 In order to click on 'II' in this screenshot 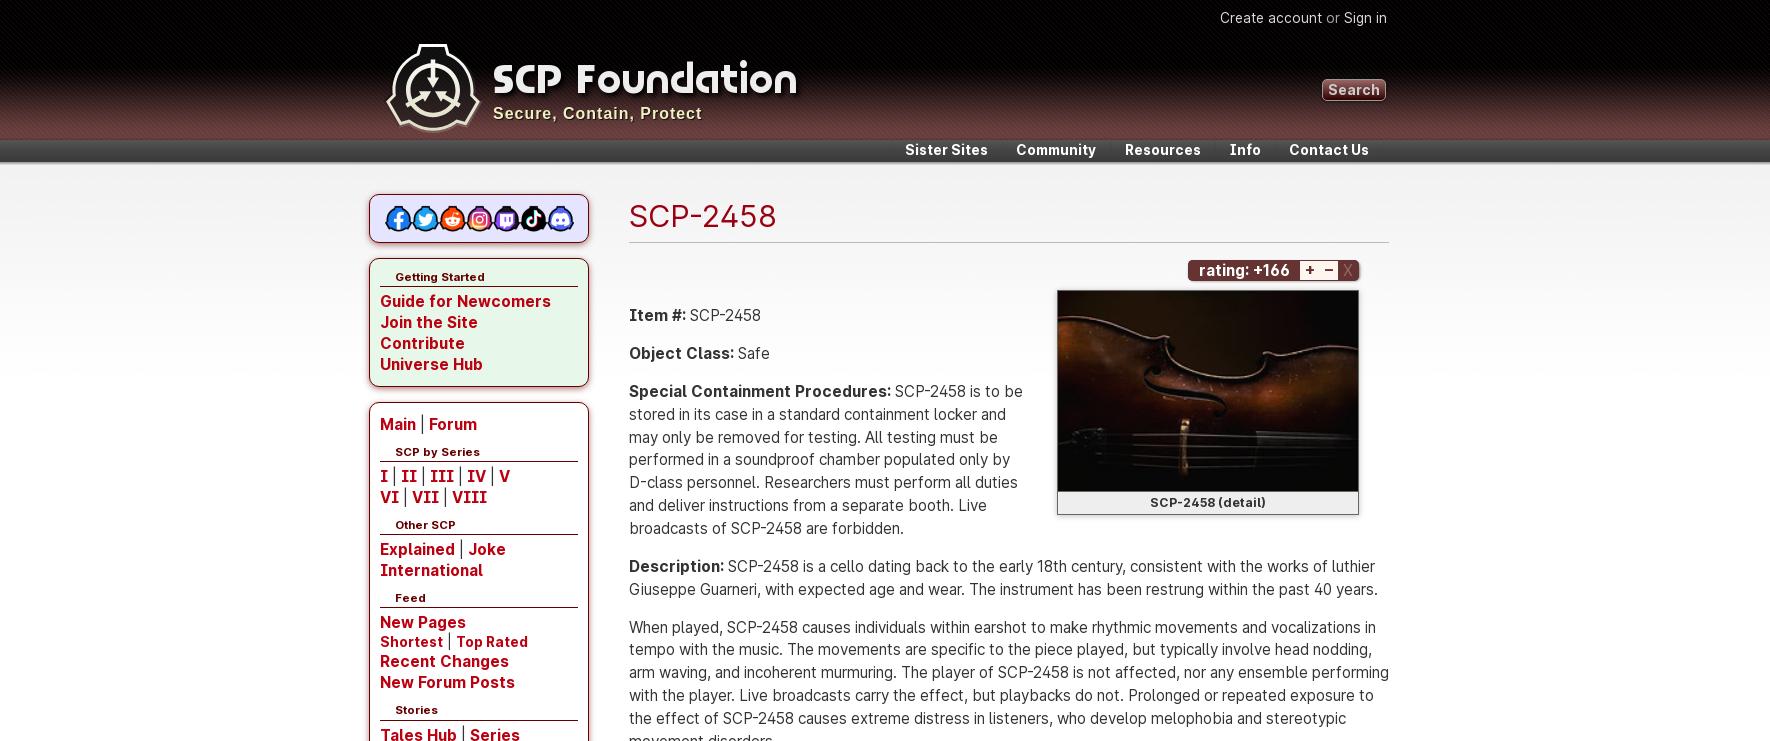, I will do `click(408, 475)`.